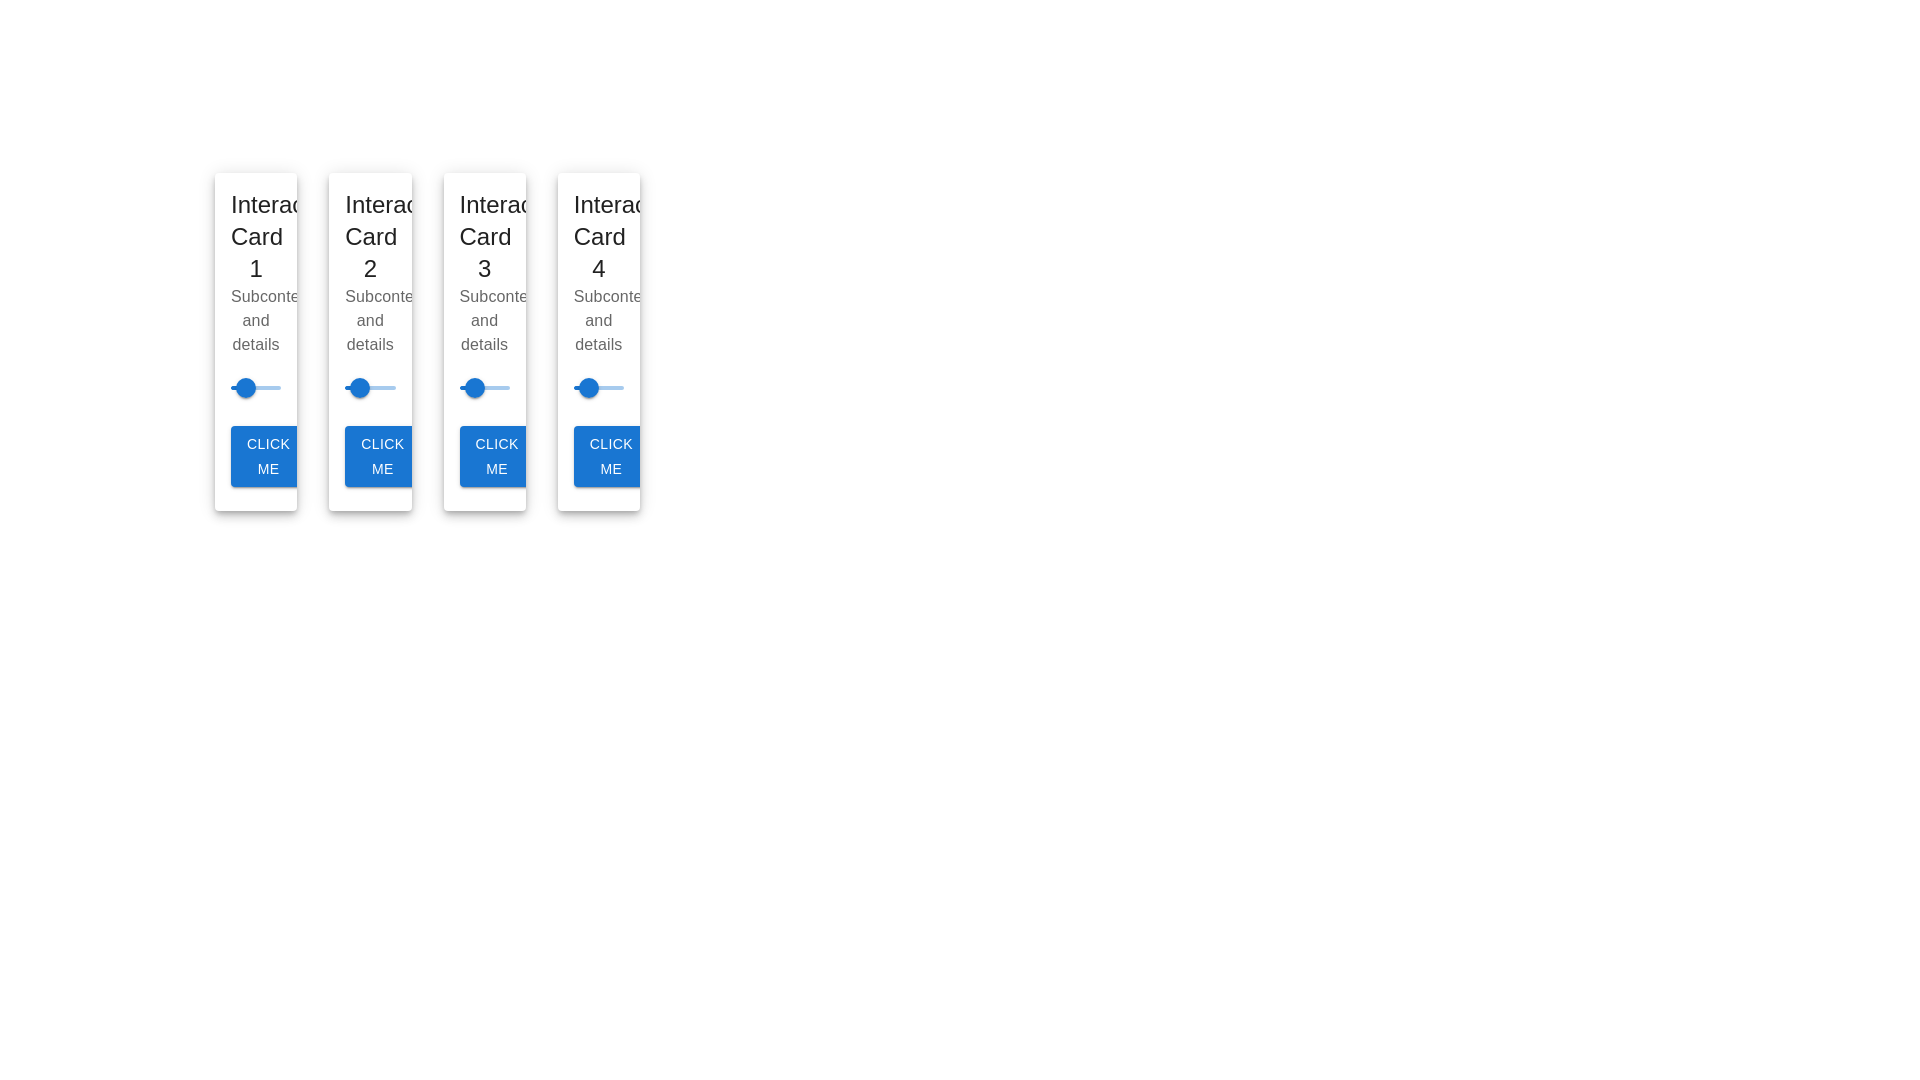  I want to click on the button labeled 'Click Me', which is a bold blue button with rounded corners located at the bottom of 'Interactive Card 2', so click(382, 456).